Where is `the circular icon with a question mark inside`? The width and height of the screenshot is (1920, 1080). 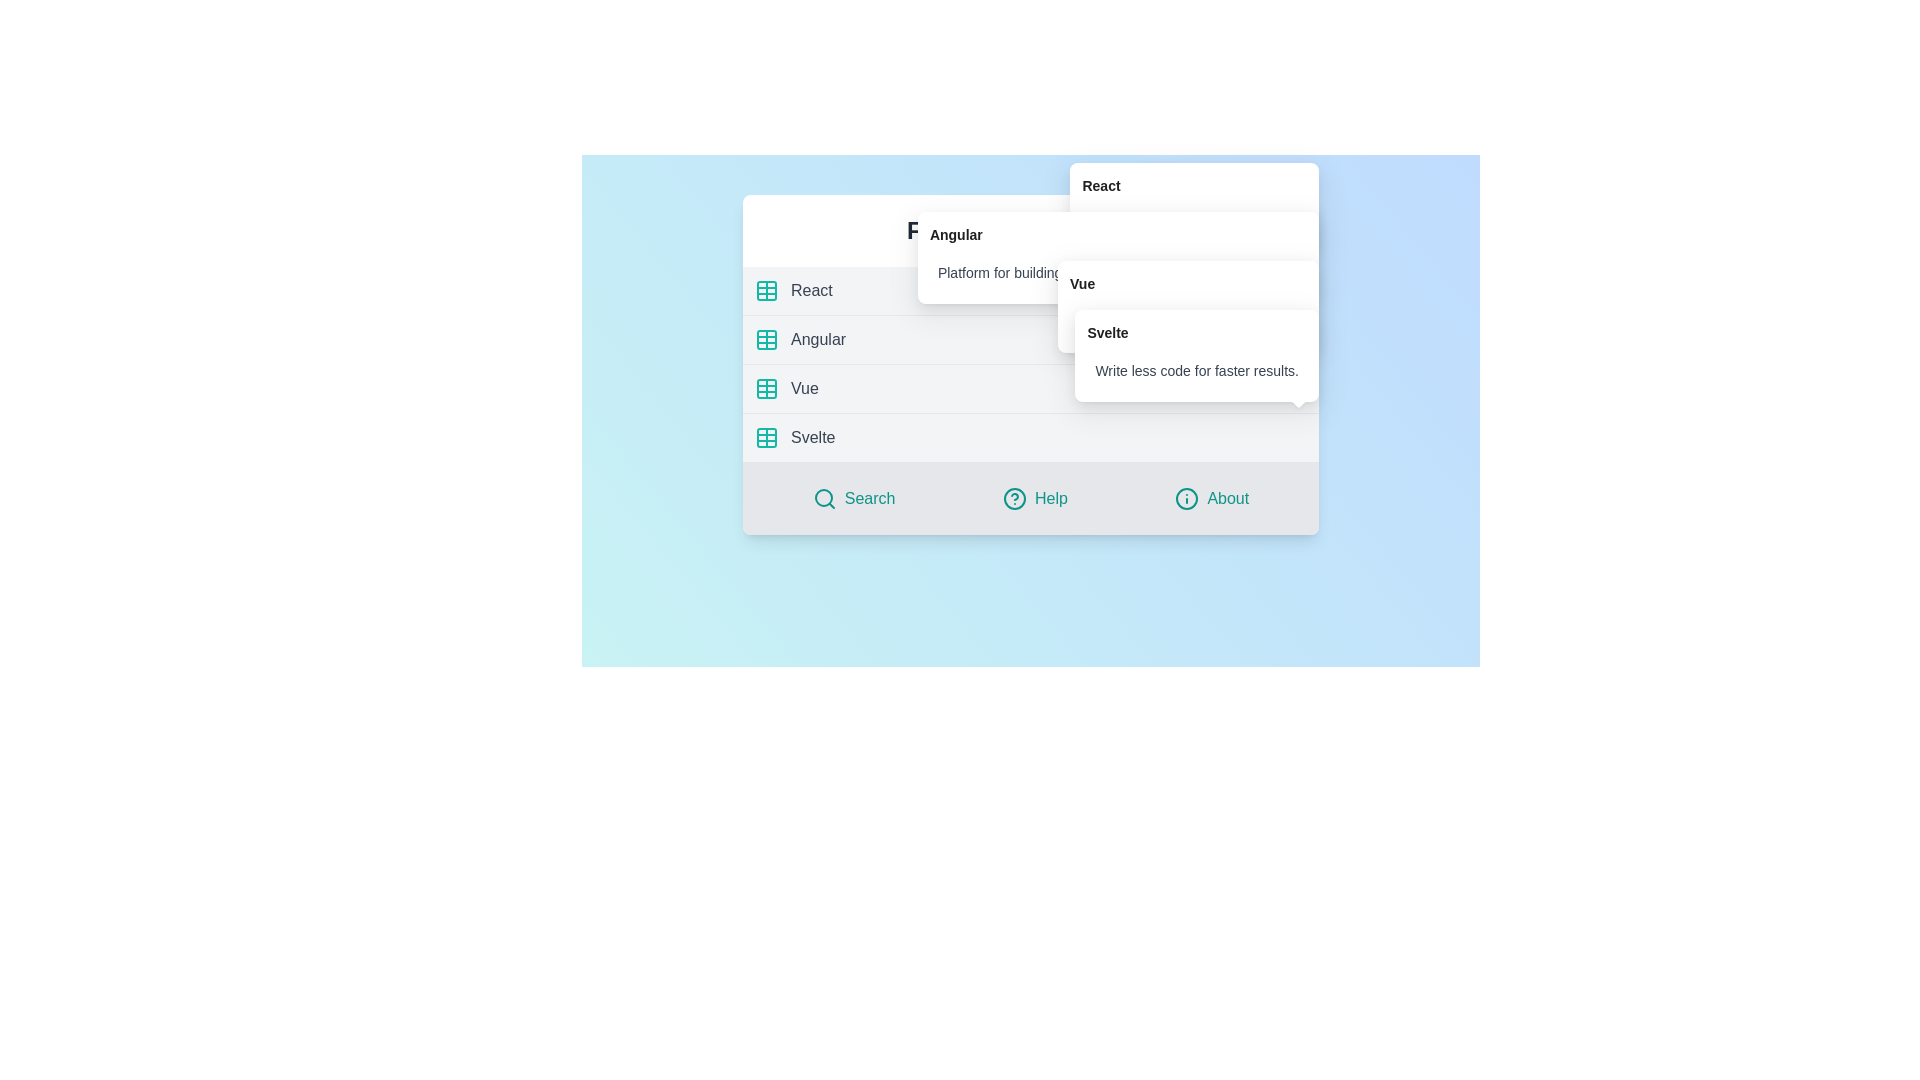
the circular icon with a question mark inside is located at coordinates (1014, 497).